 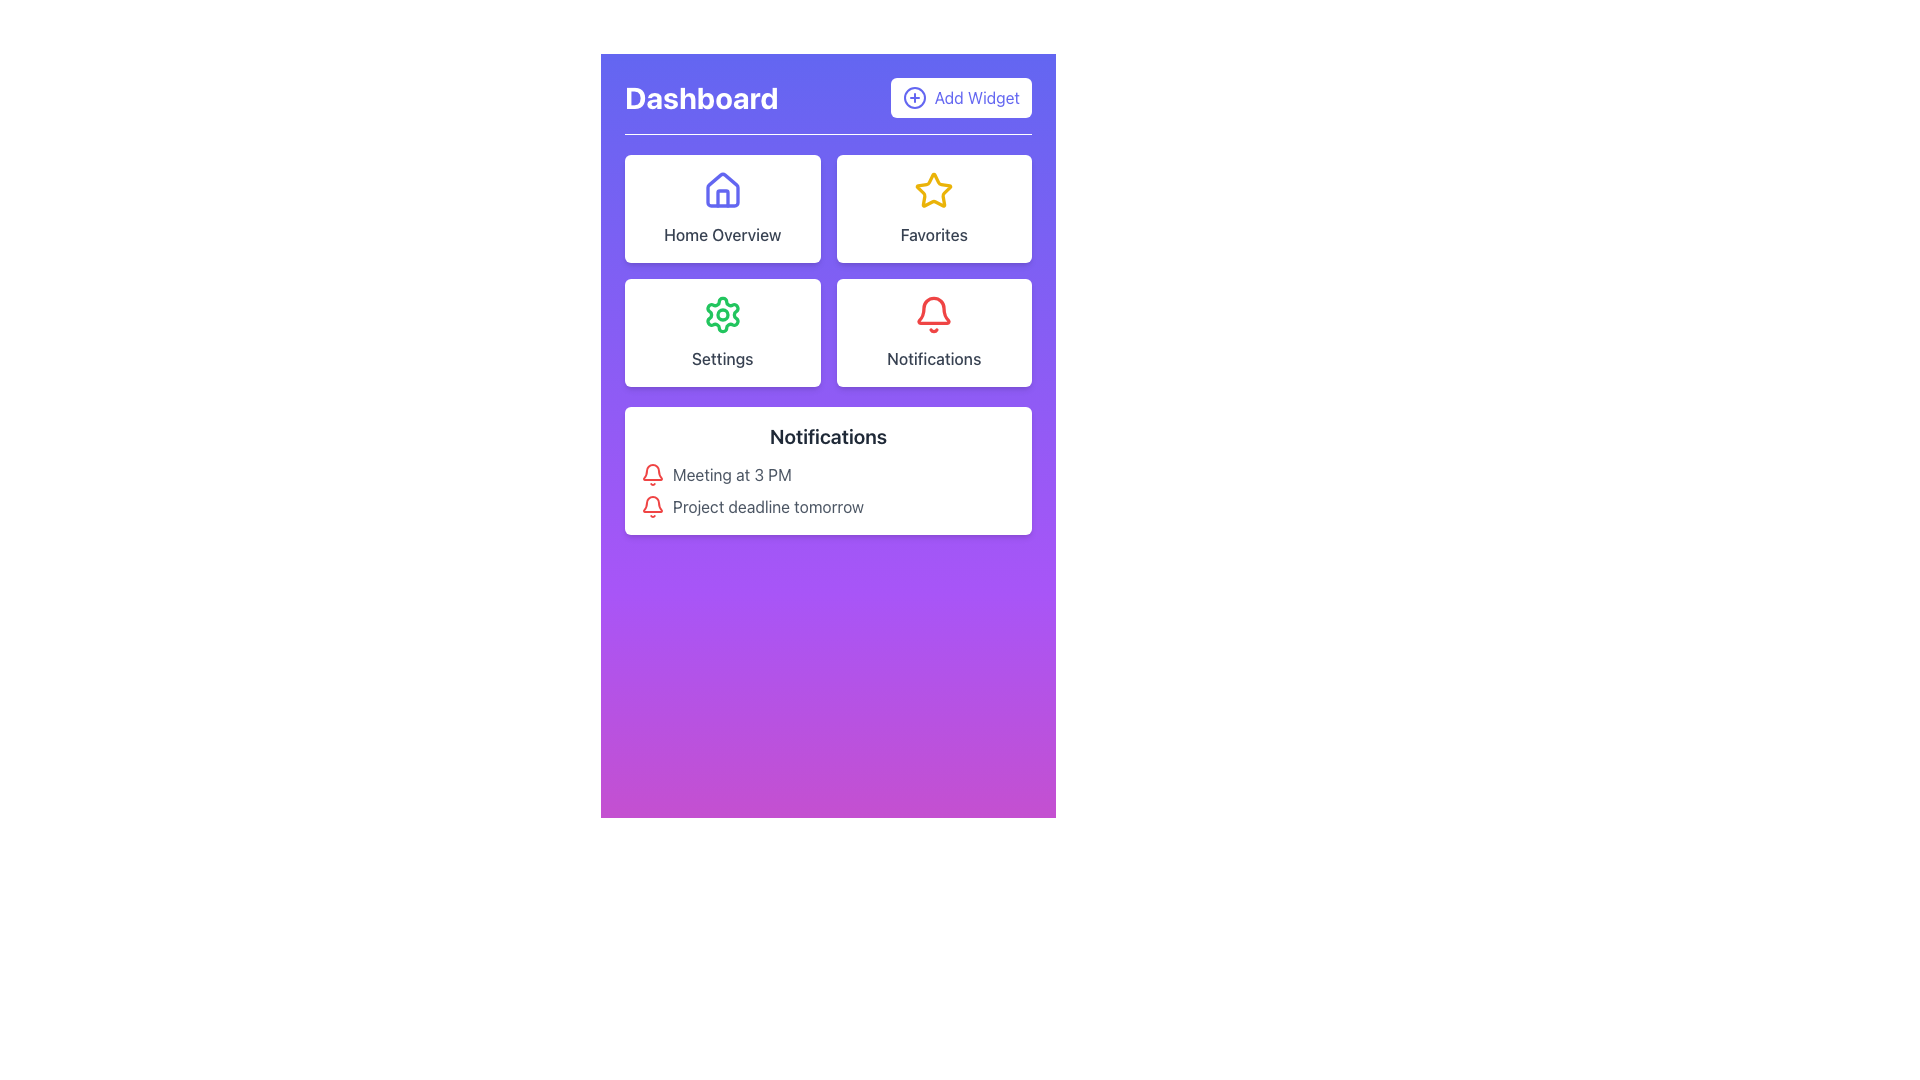 What do you see at coordinates (721, 315) in the screenshot?
I see `the green settings gear icon located in the second row and first column of the grid layout` at bounding box center [721, 315].